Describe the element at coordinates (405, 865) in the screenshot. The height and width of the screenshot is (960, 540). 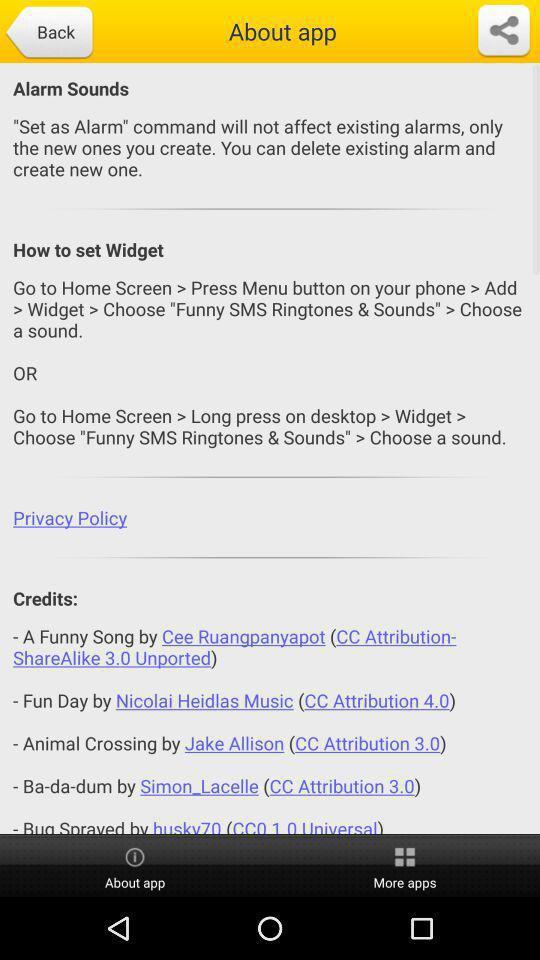
I see `more apps` at that location.